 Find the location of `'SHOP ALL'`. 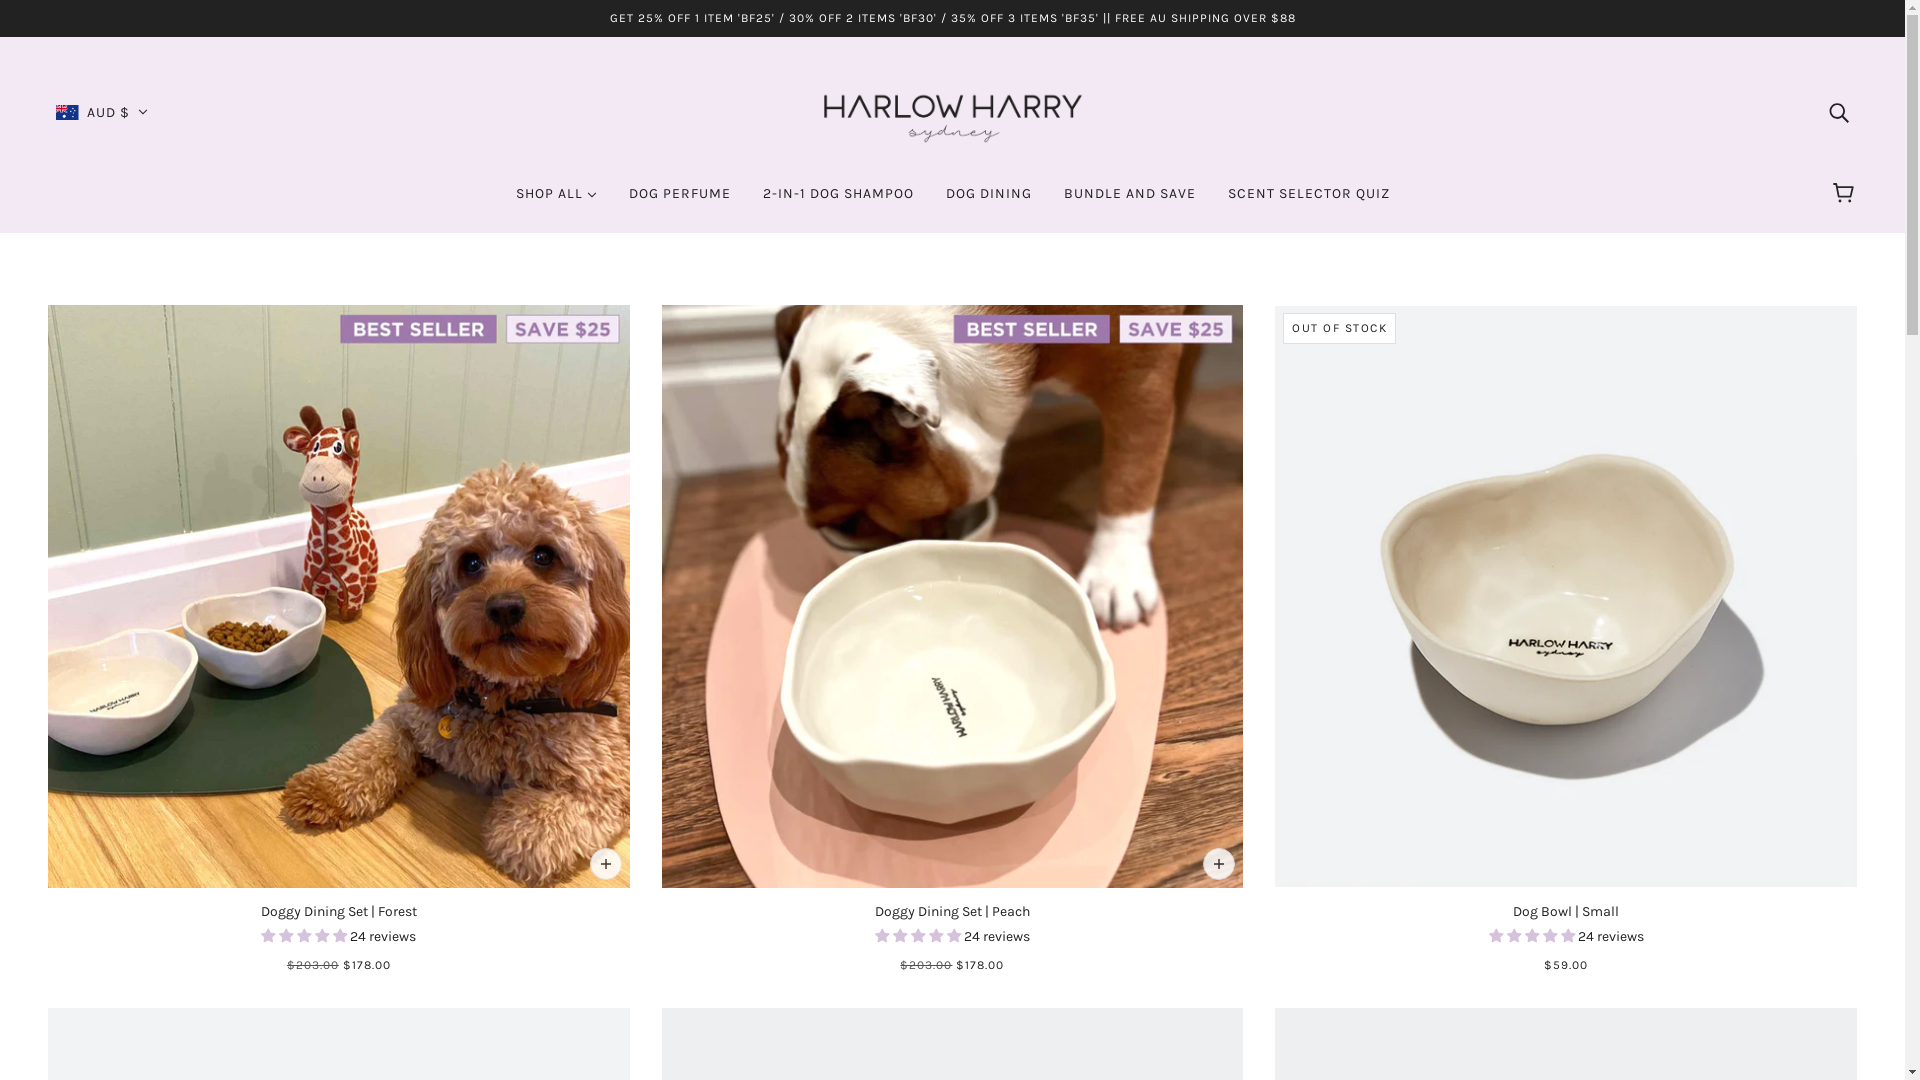

'SHOP ALL' is located at coordinates (556, 201).